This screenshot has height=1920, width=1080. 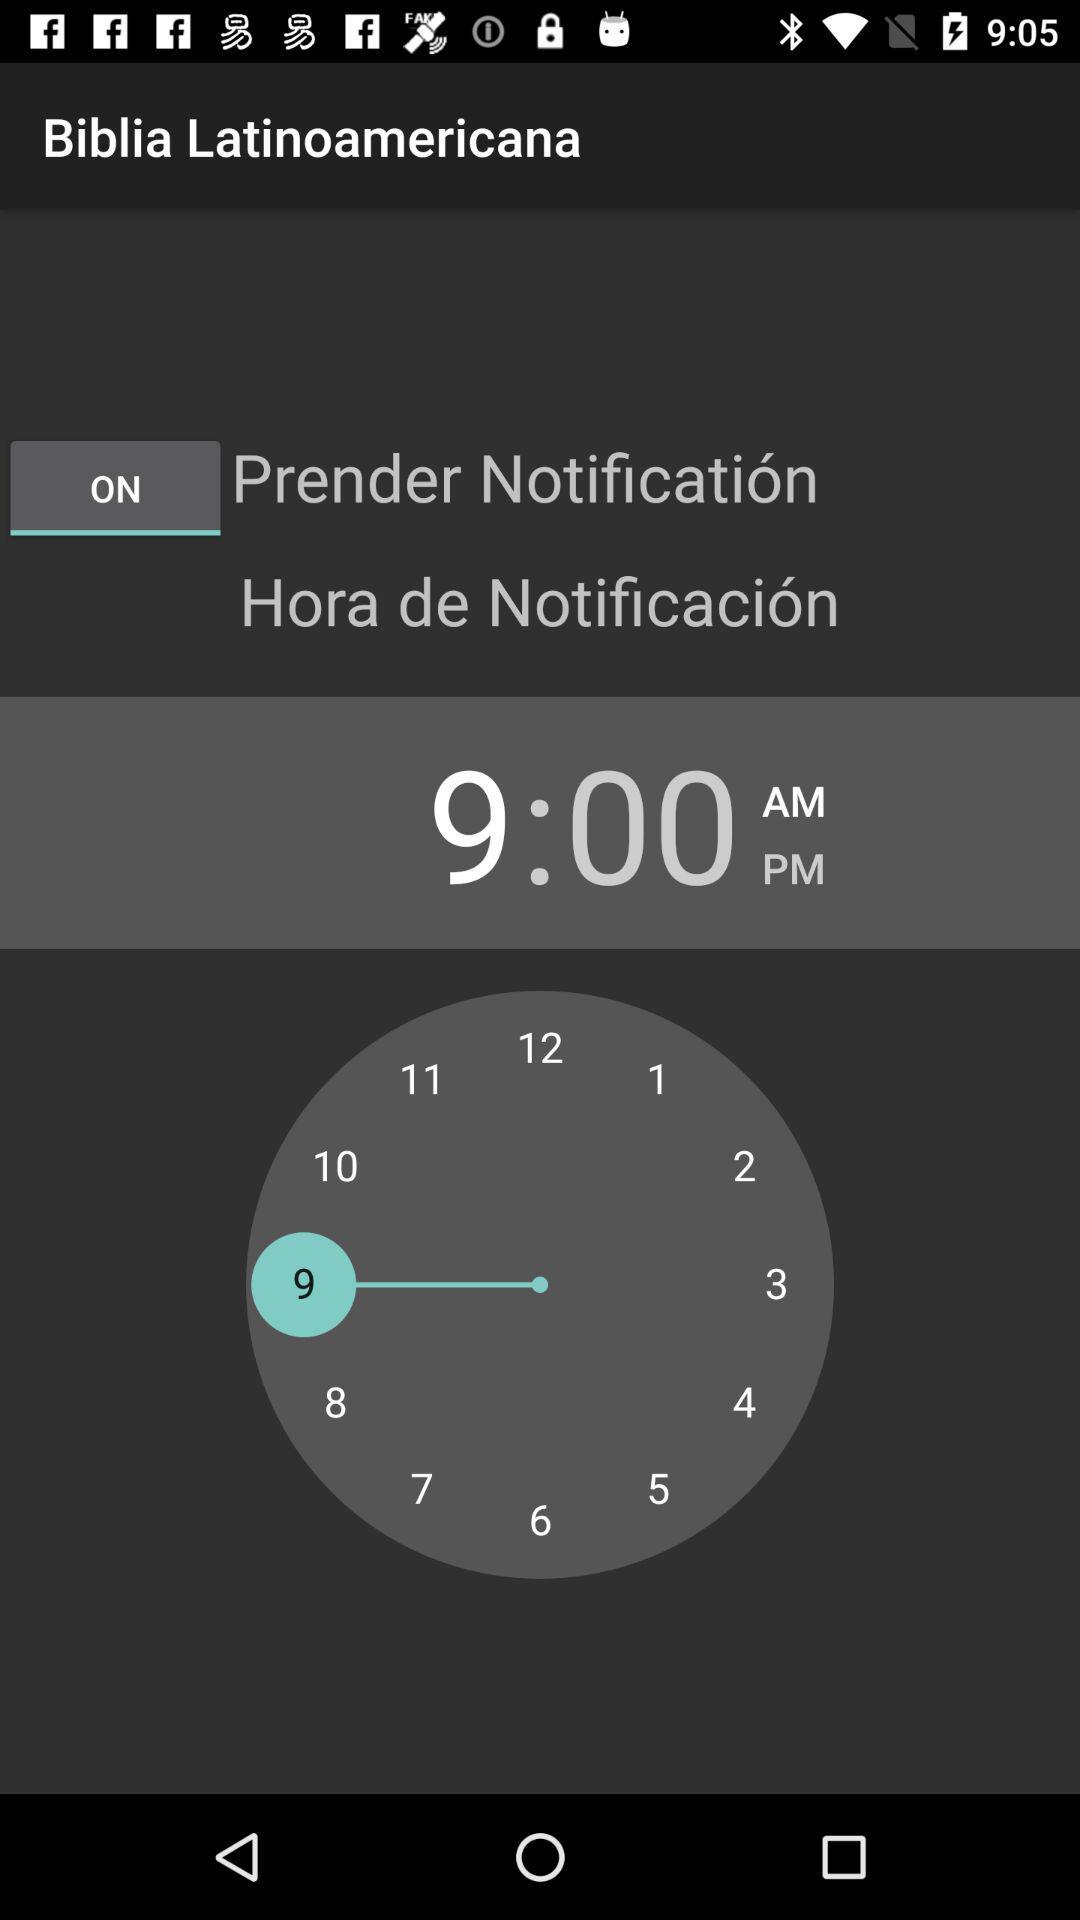 What do you see at coordinates (793, 794) in the screenshot?
I see `app next to 00 item` at bounding box center [793, 794].